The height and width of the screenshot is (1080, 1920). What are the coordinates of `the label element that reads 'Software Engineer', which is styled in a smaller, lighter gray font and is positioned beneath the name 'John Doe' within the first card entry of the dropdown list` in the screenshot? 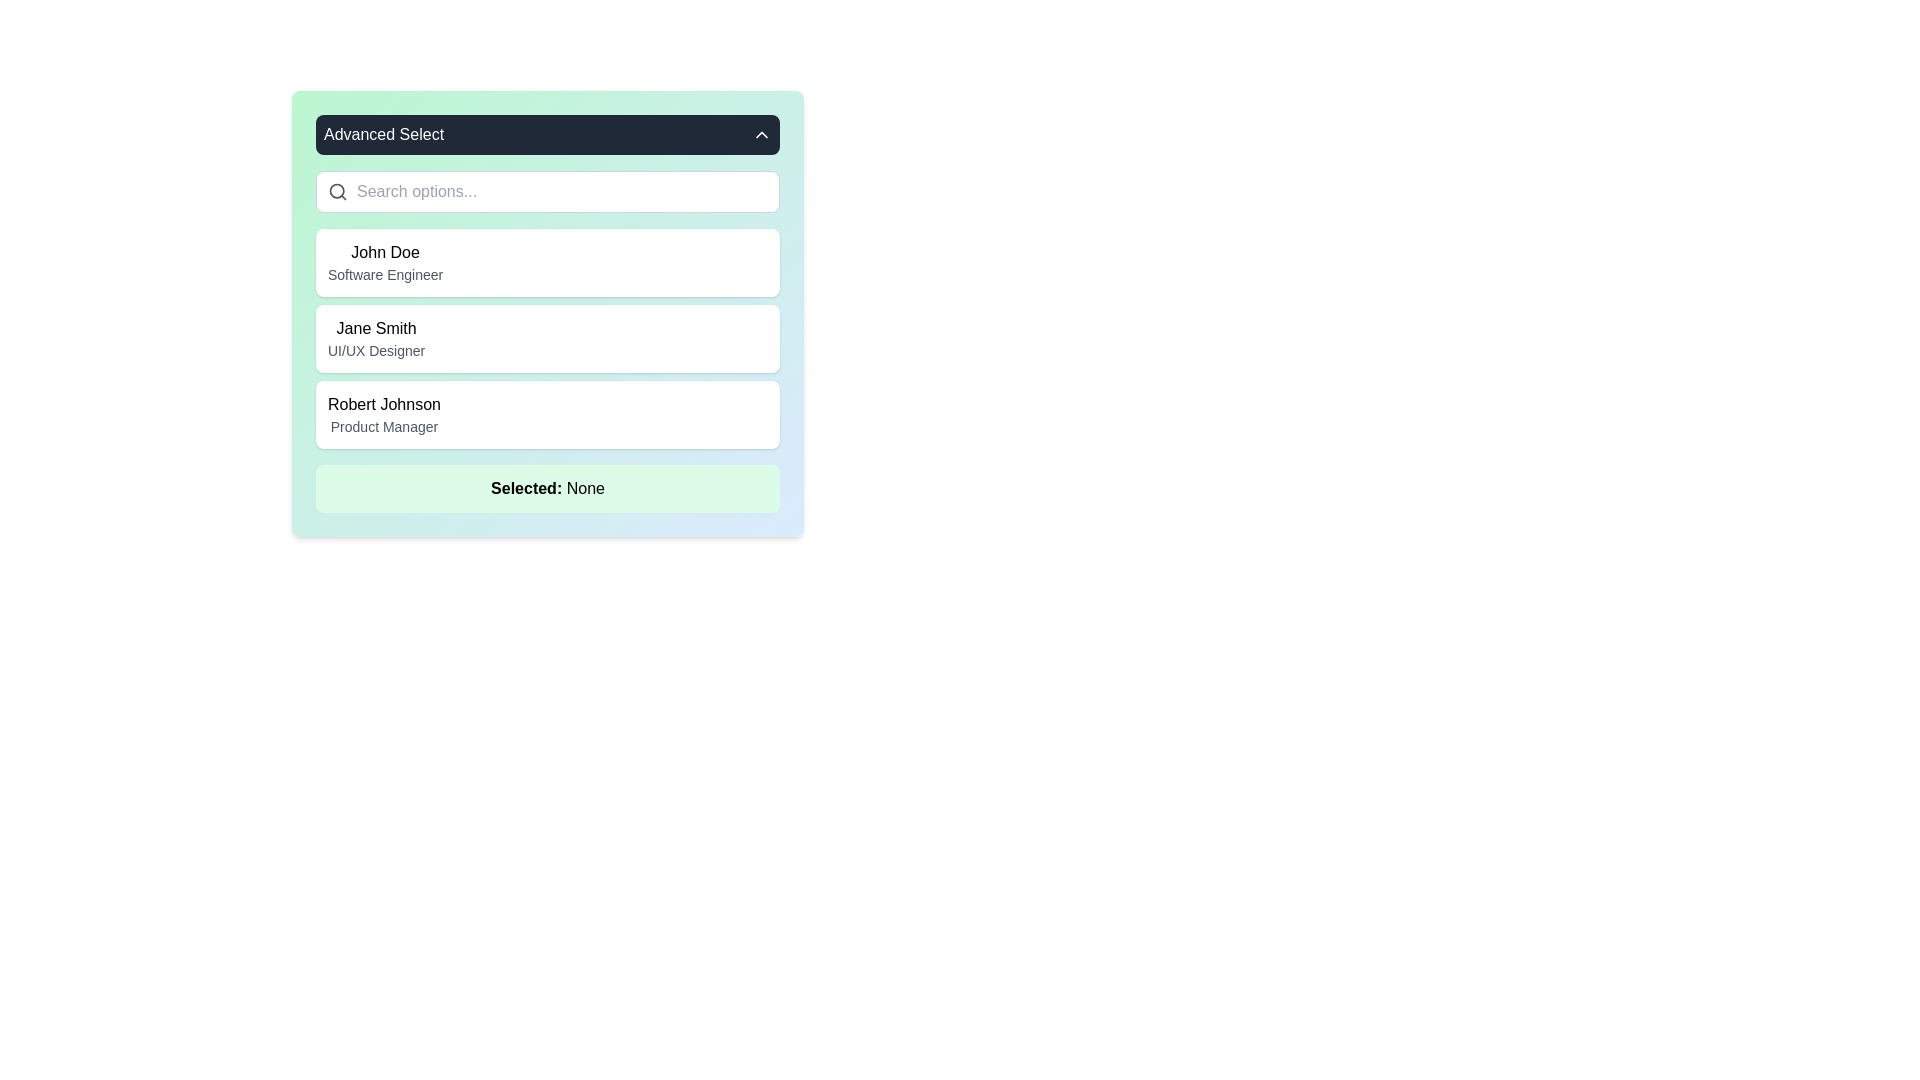 It's located at (385, 274).